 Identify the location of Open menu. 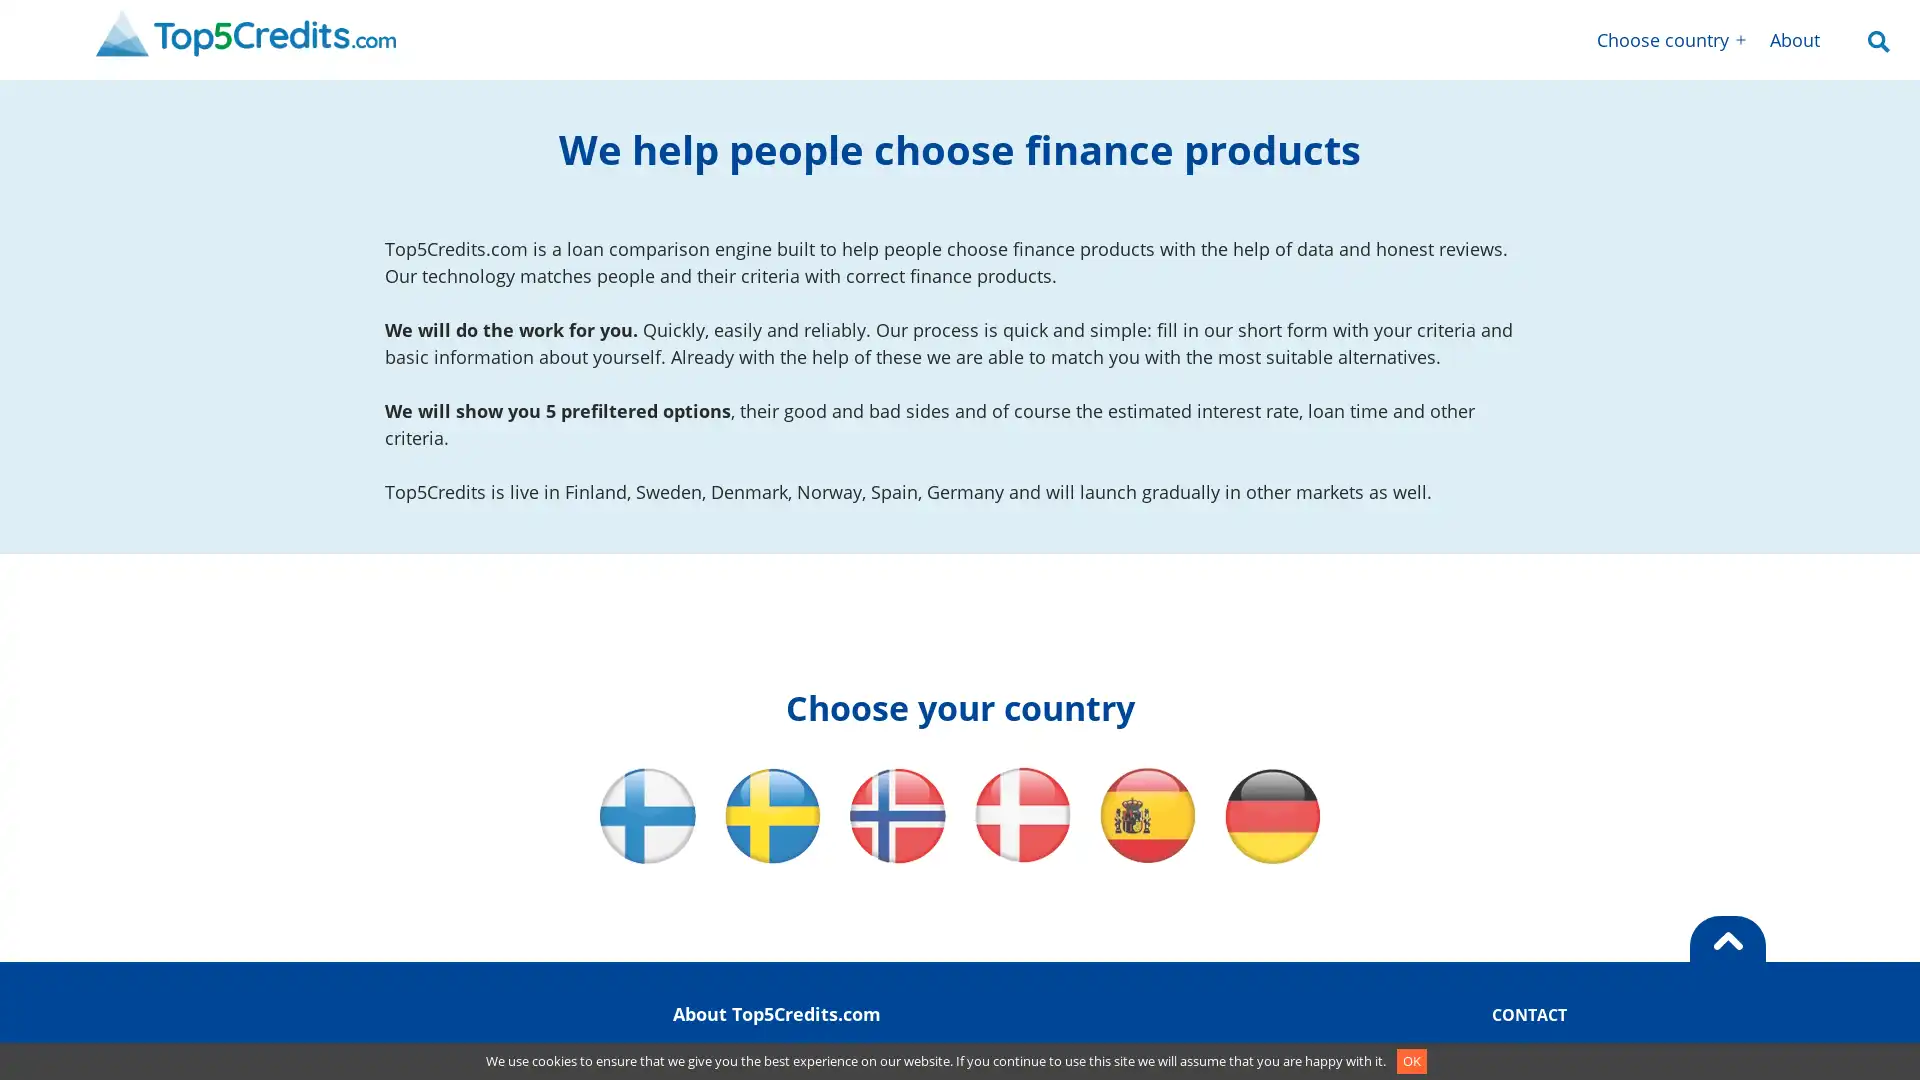
(1740, 39).